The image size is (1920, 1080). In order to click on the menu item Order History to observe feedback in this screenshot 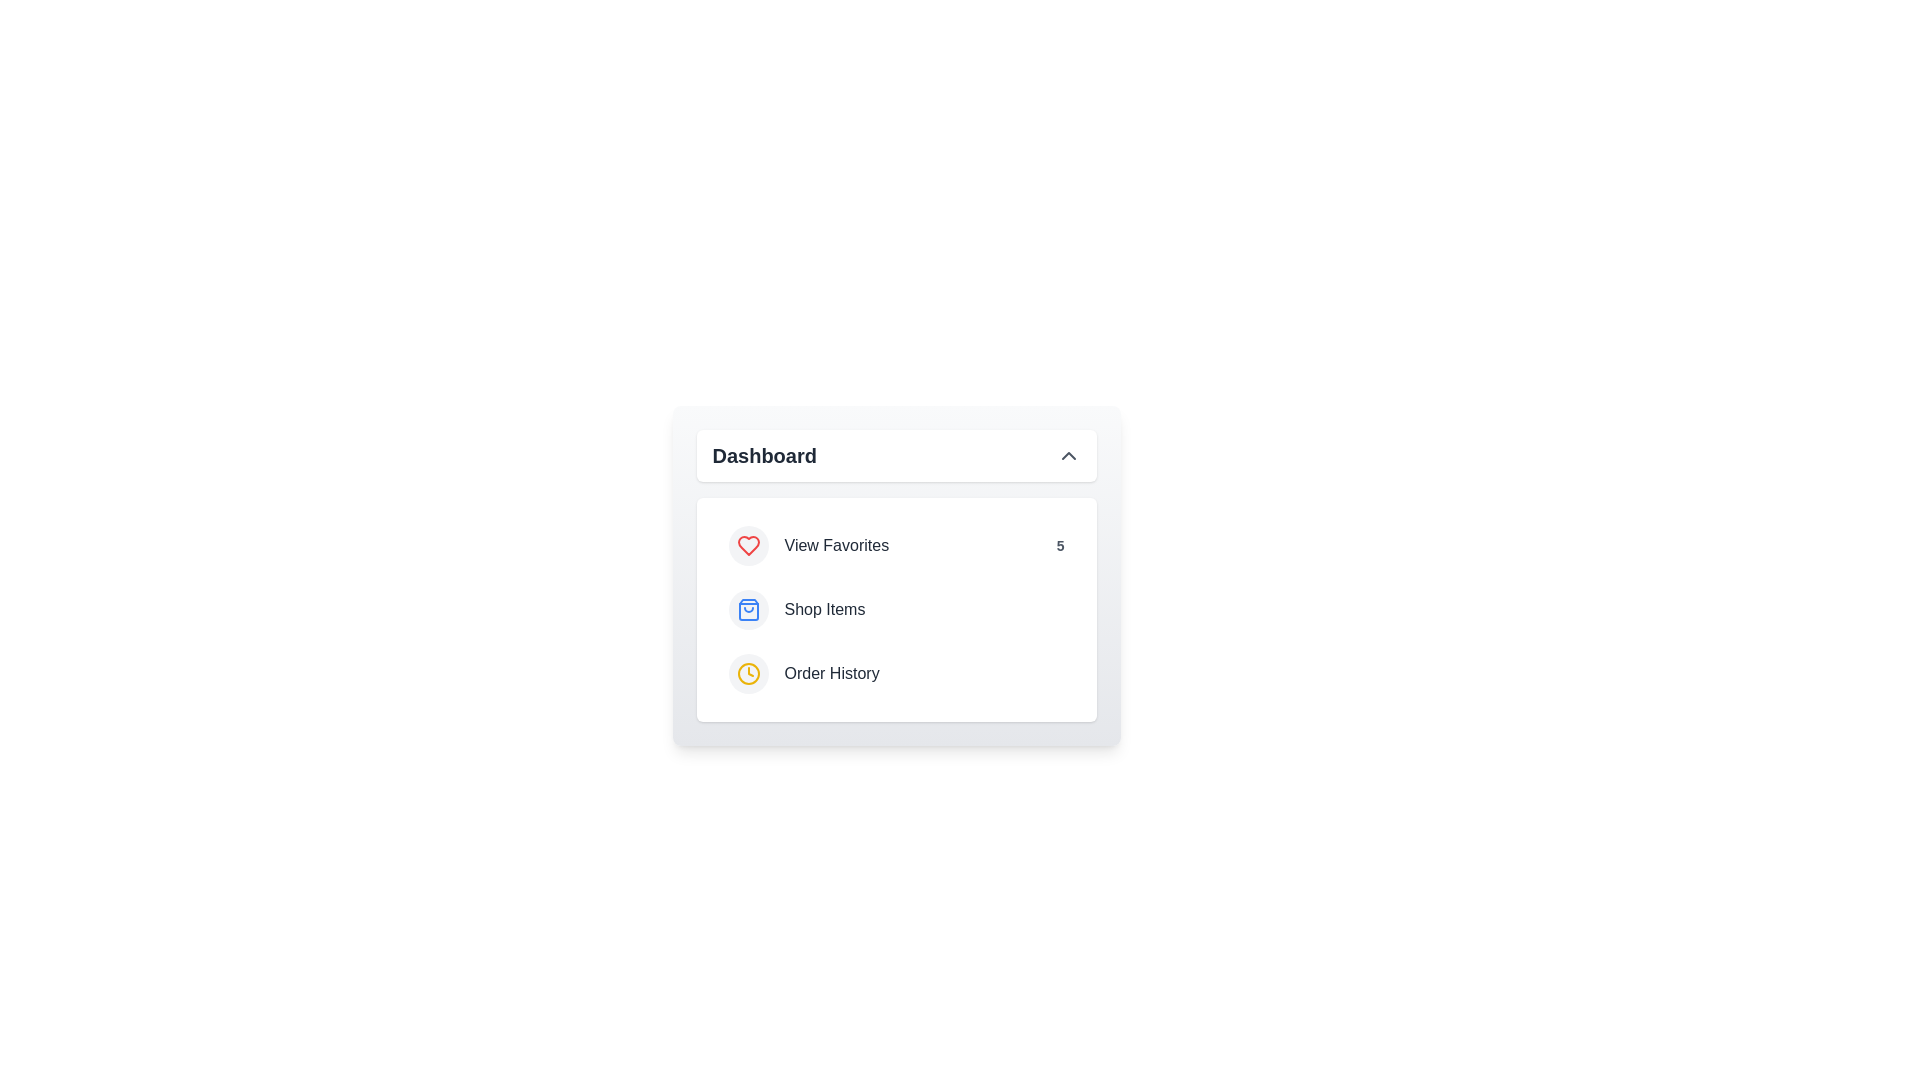, I will do `click(895, 674)`.